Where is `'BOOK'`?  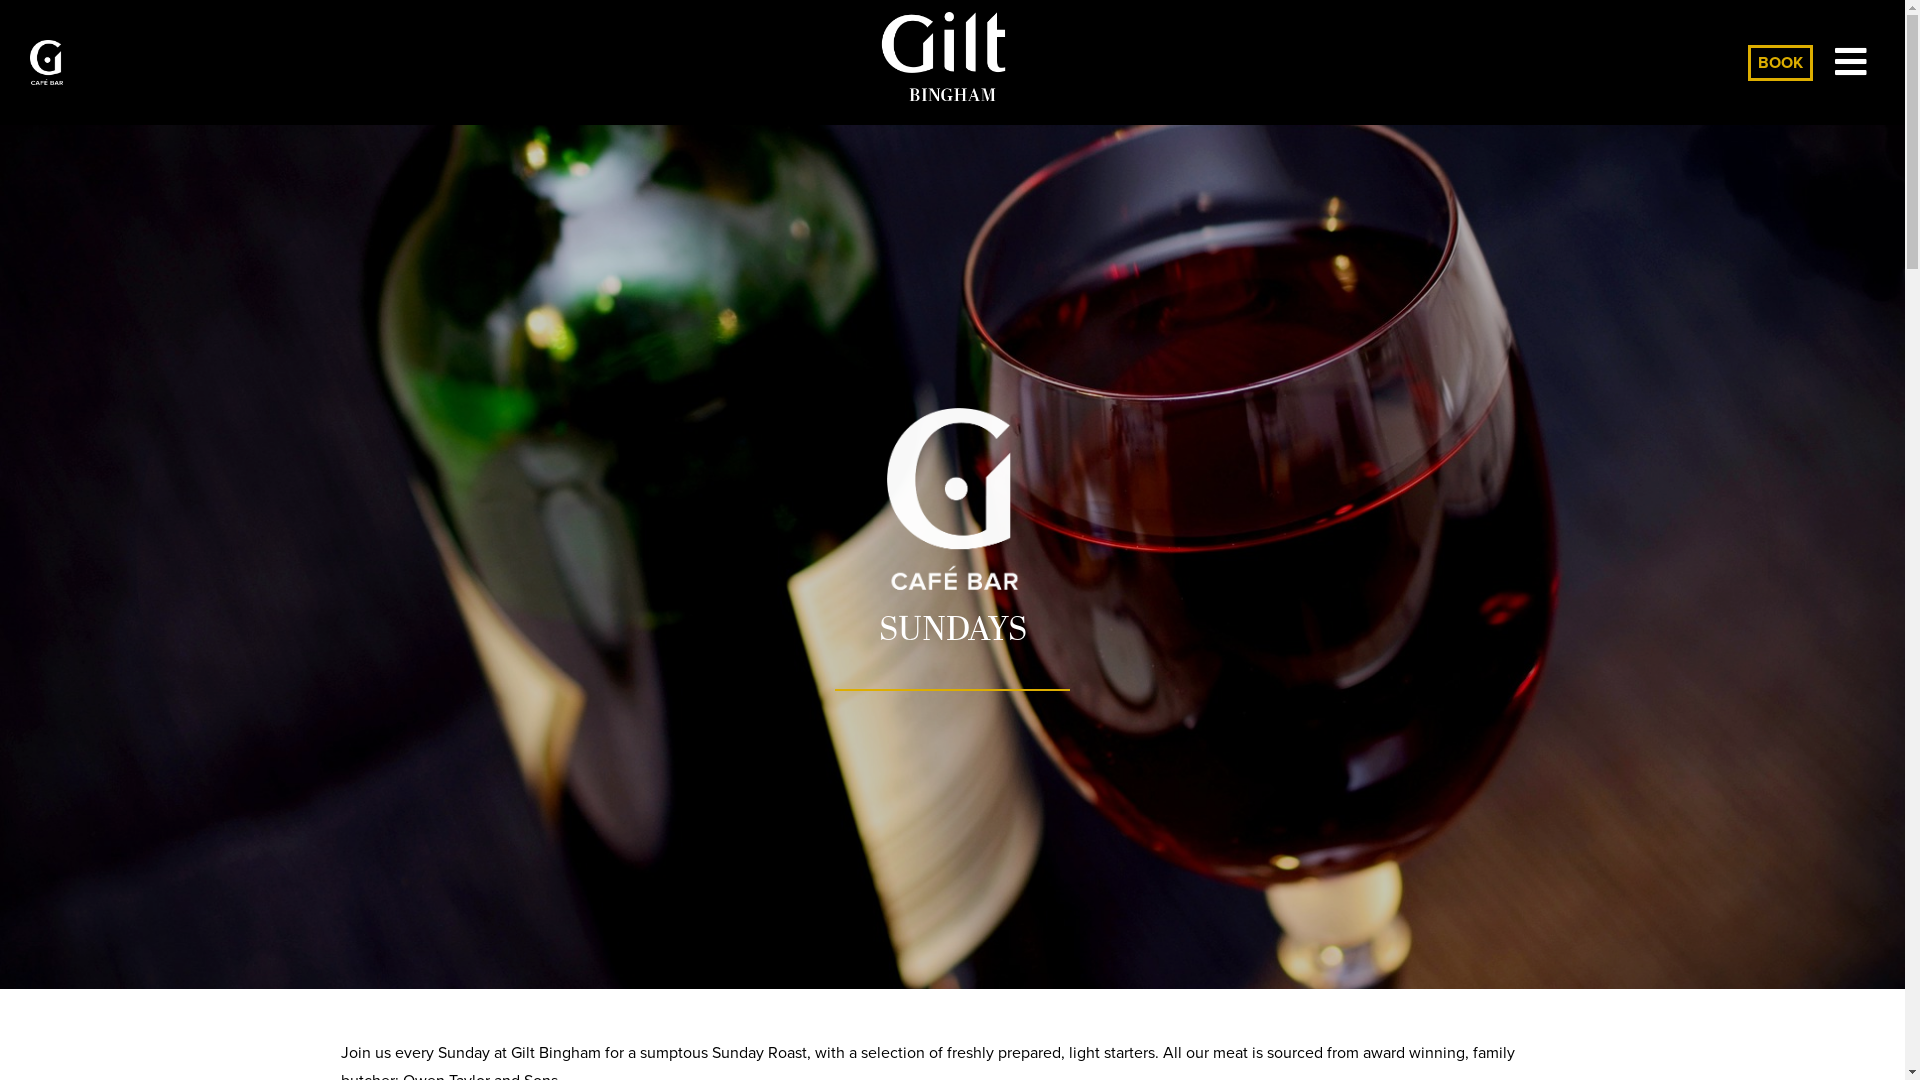
'BOOK' is located at coordinates (1780, 60).